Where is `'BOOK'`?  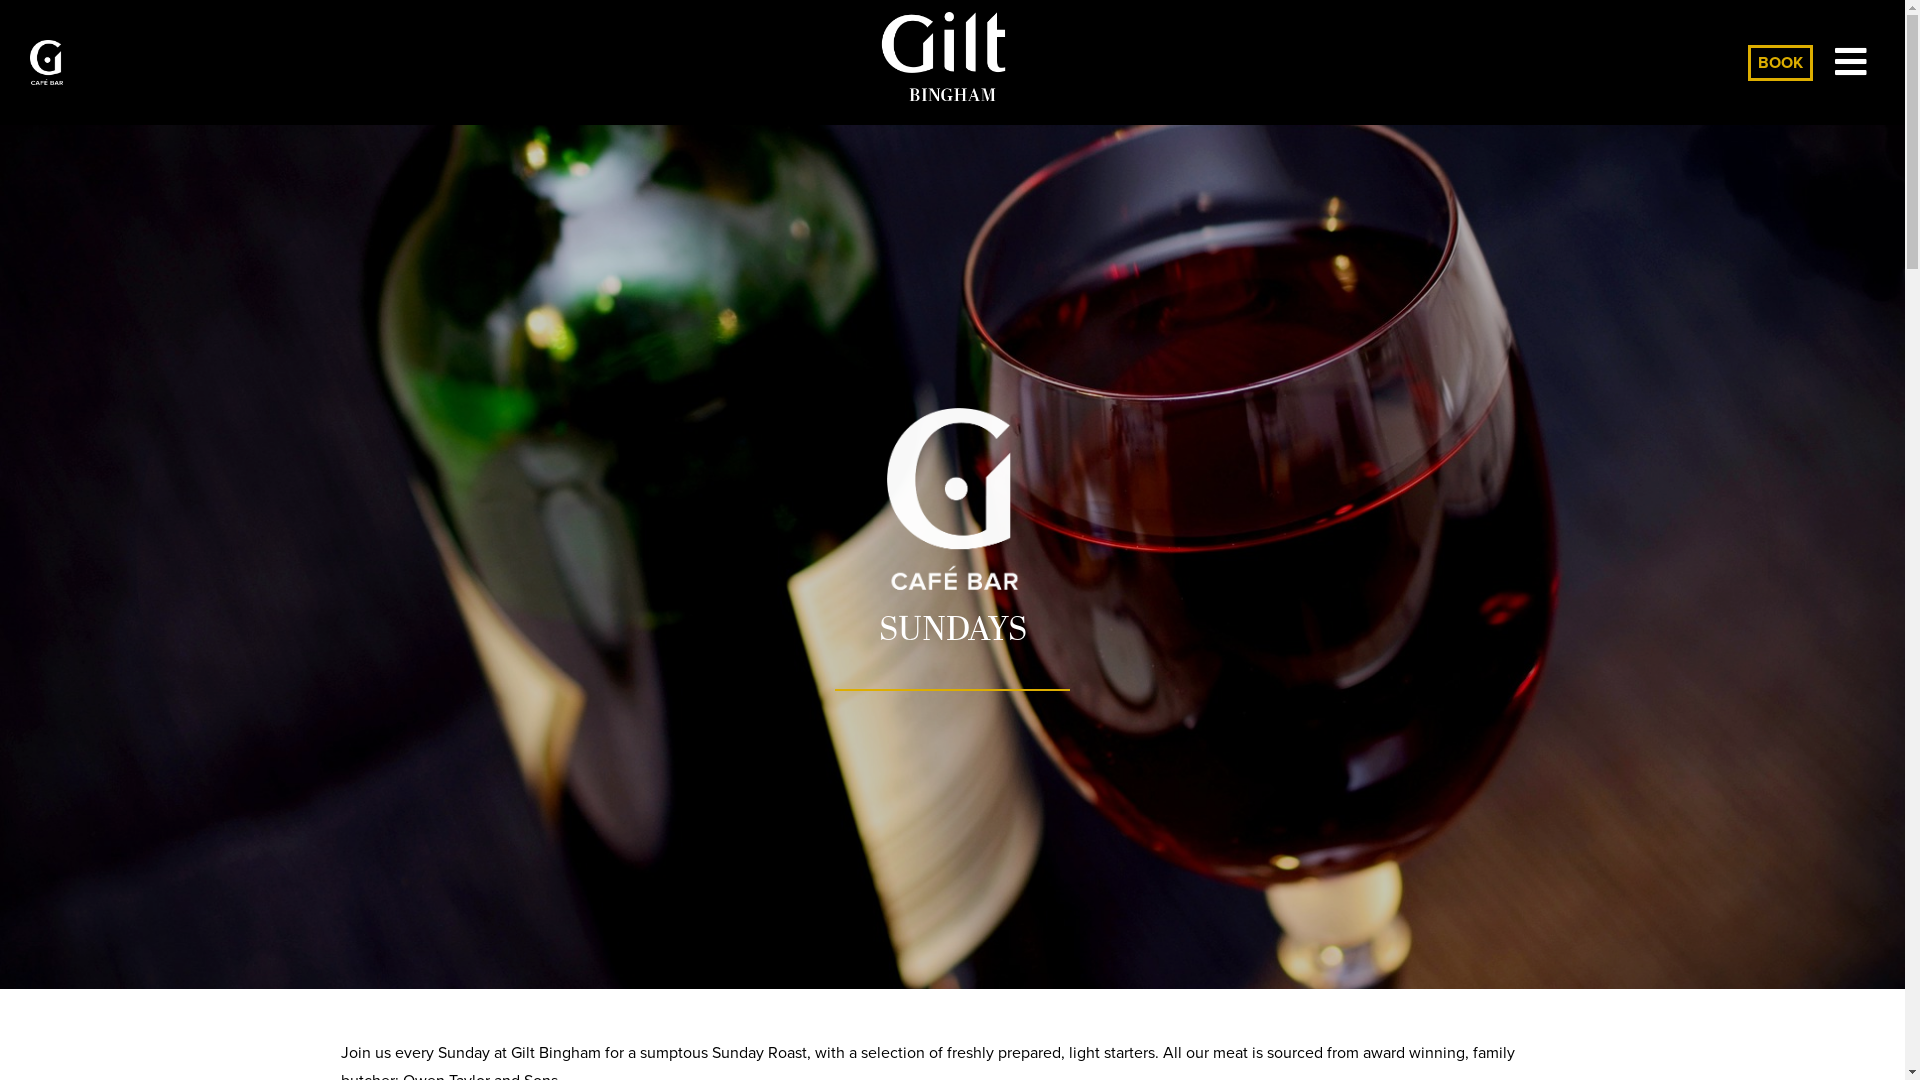
'BOOK' is located at coordinates (1780, 60).